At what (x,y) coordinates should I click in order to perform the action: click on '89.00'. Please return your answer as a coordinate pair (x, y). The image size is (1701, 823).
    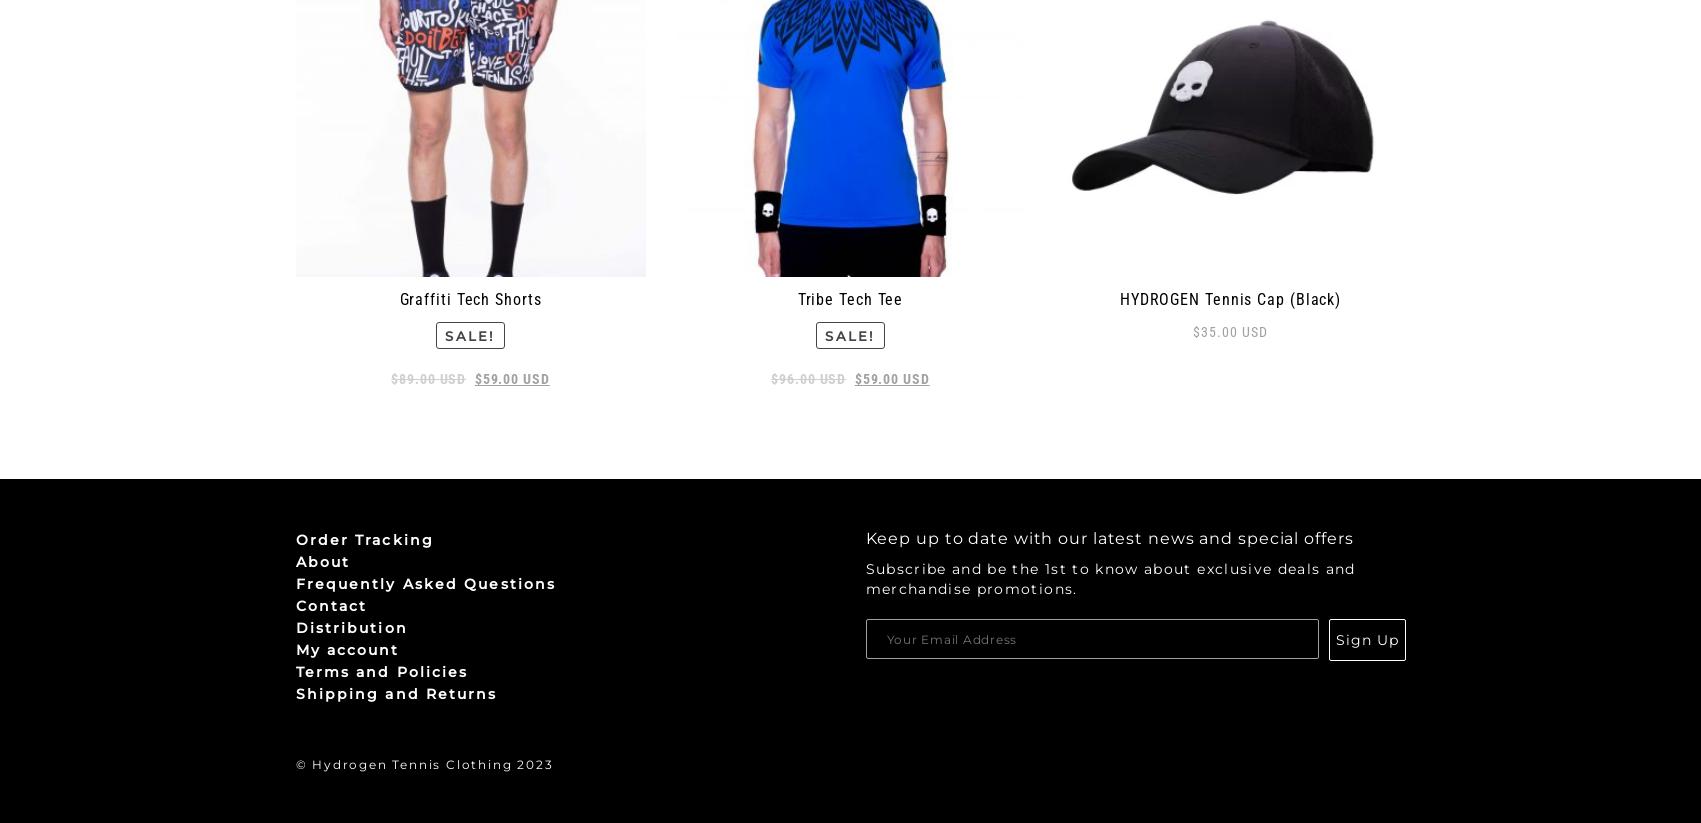
    Looking at the image, I should click on (417, 377).